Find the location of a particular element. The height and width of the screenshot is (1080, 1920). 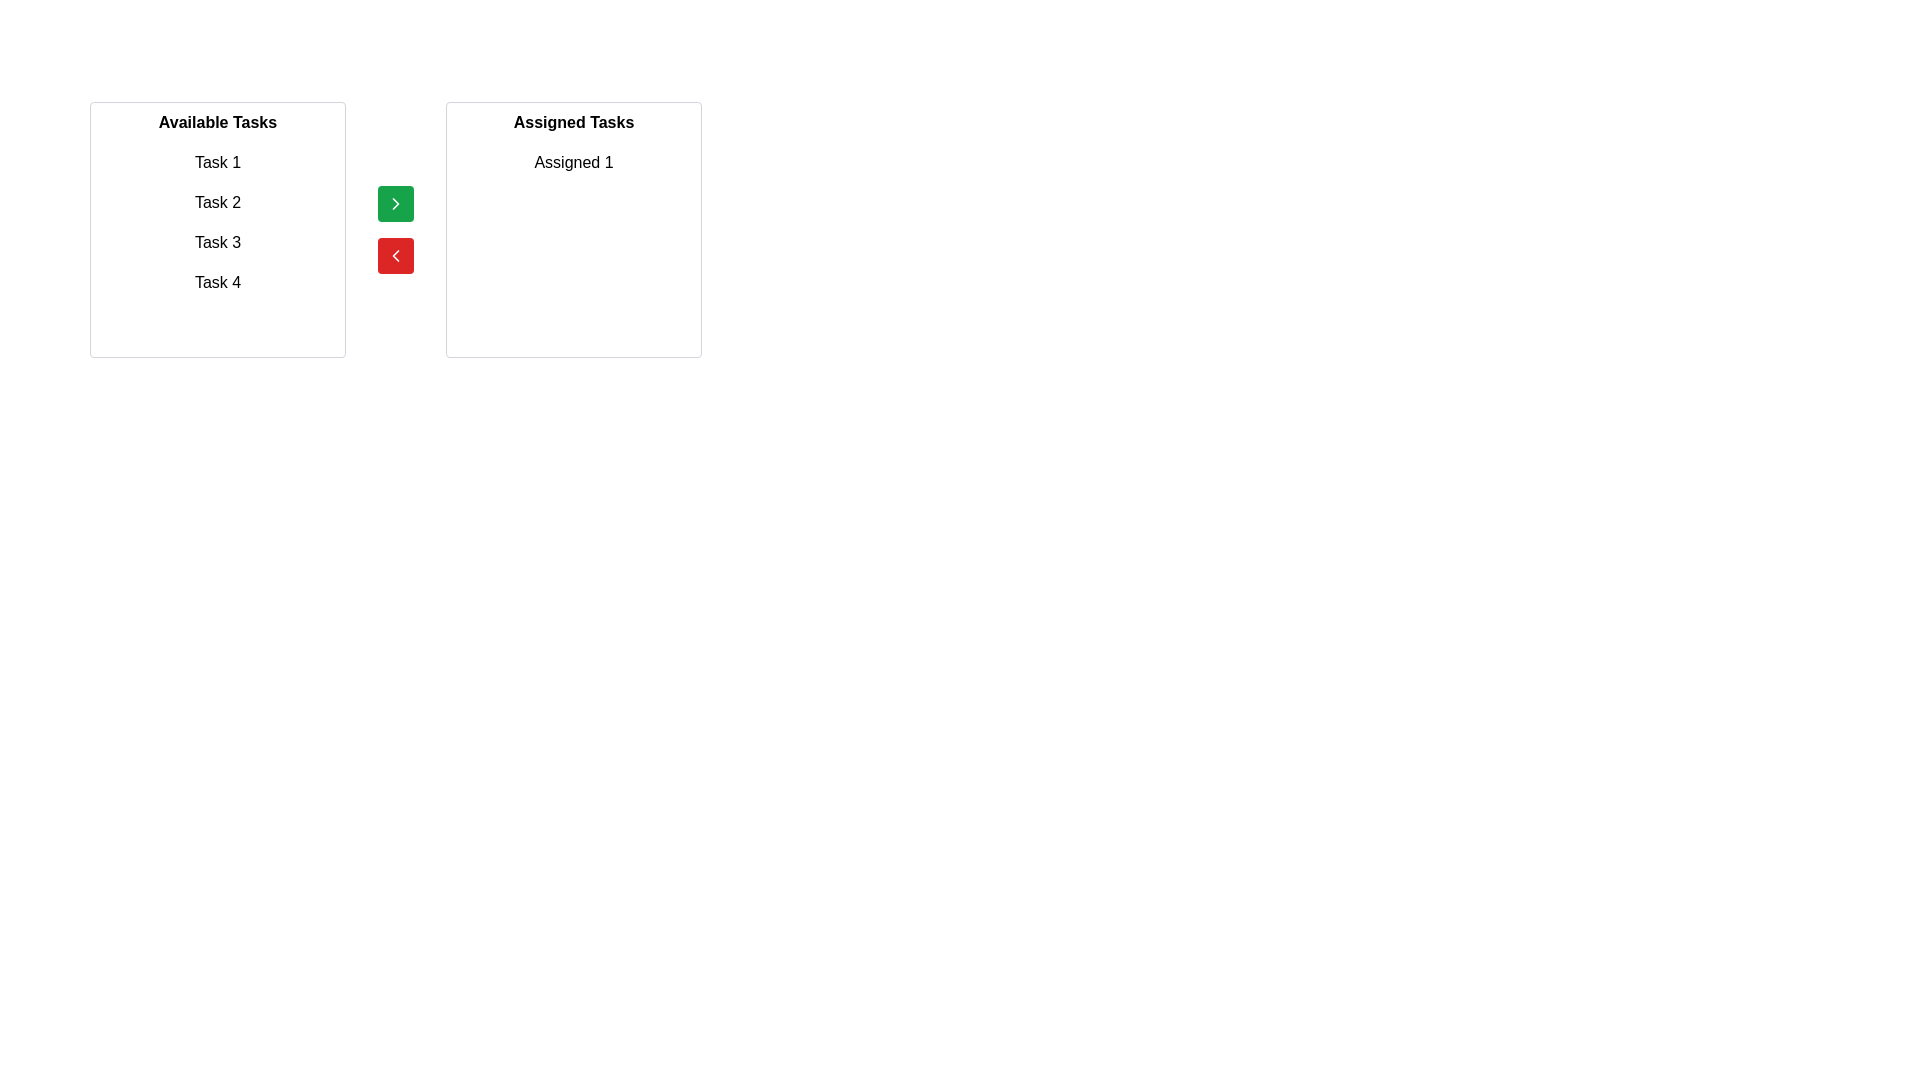

the interactive icon button located within a red circular button that removes items from the 'Assigned Tasks' list is located at coordinates (395, 254).